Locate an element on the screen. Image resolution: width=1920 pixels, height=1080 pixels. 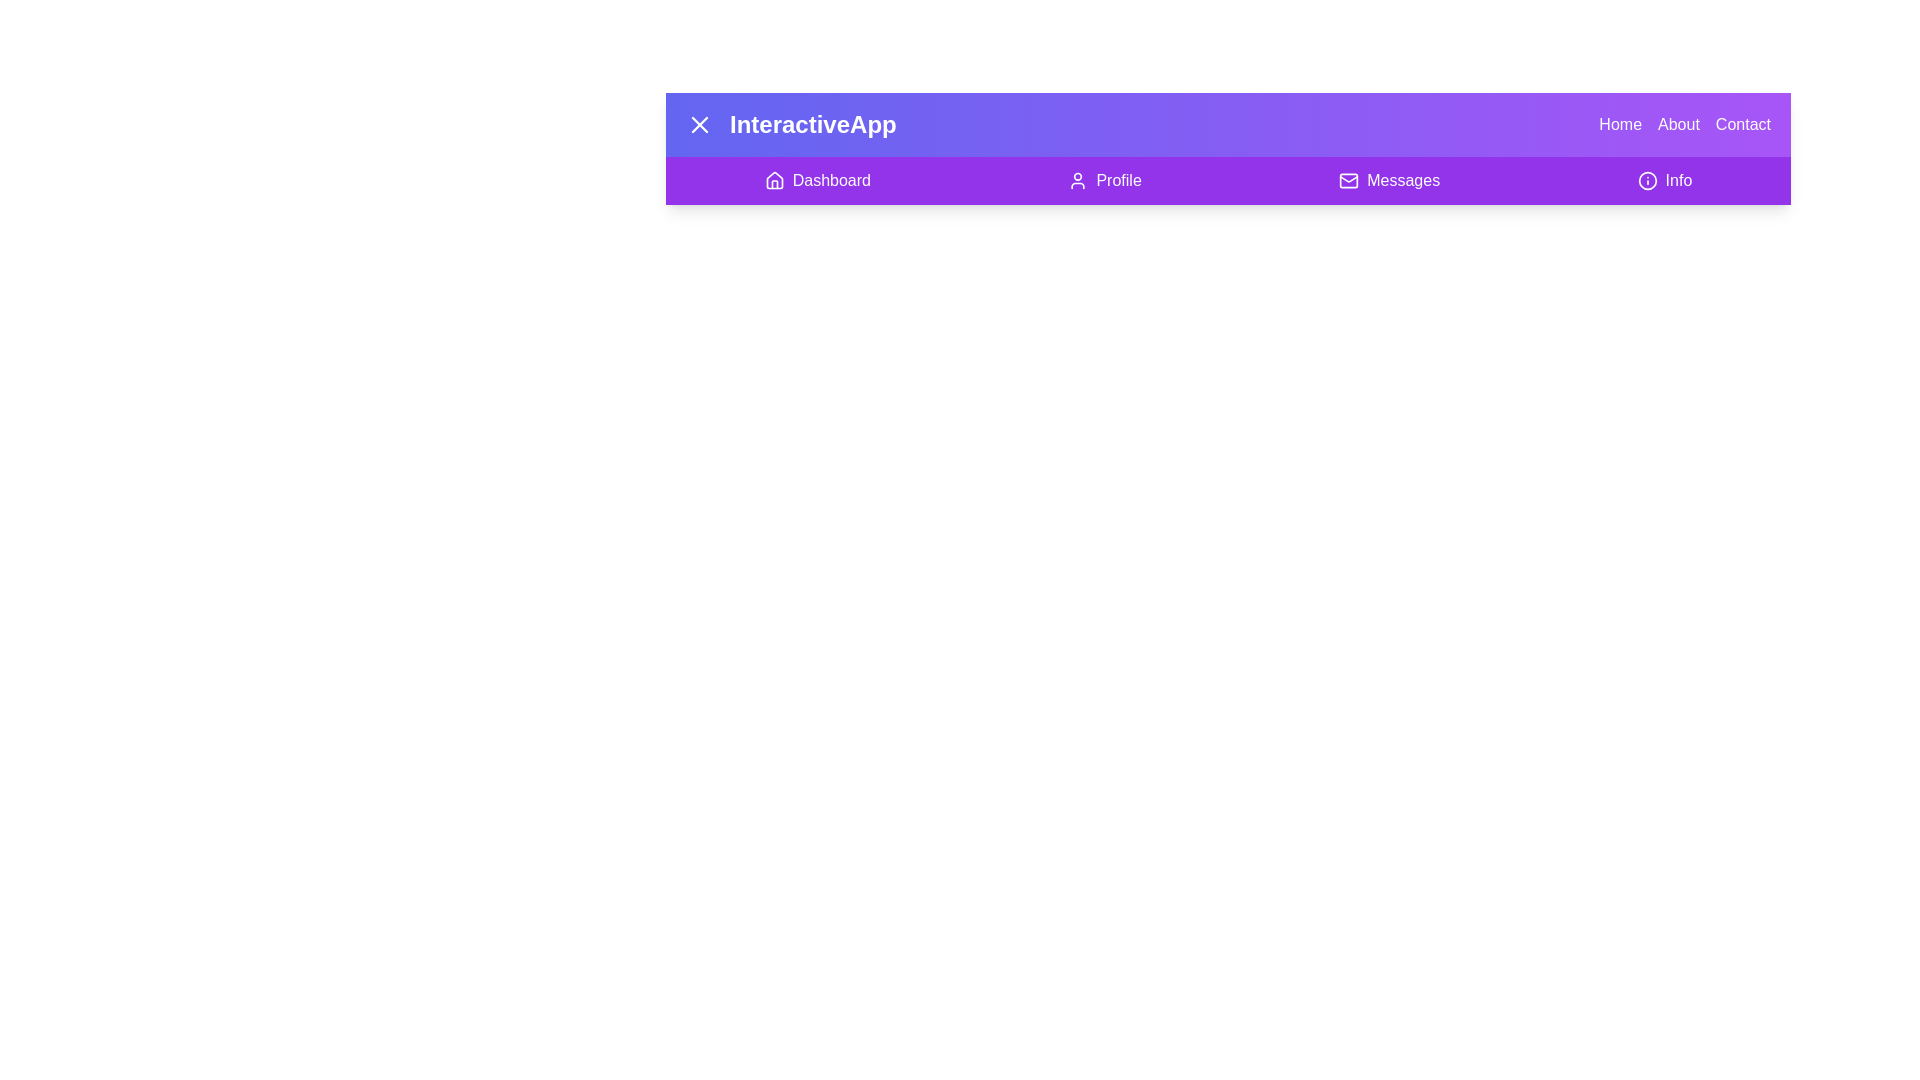
the navigation option About is located at coordinates (1679, 124).